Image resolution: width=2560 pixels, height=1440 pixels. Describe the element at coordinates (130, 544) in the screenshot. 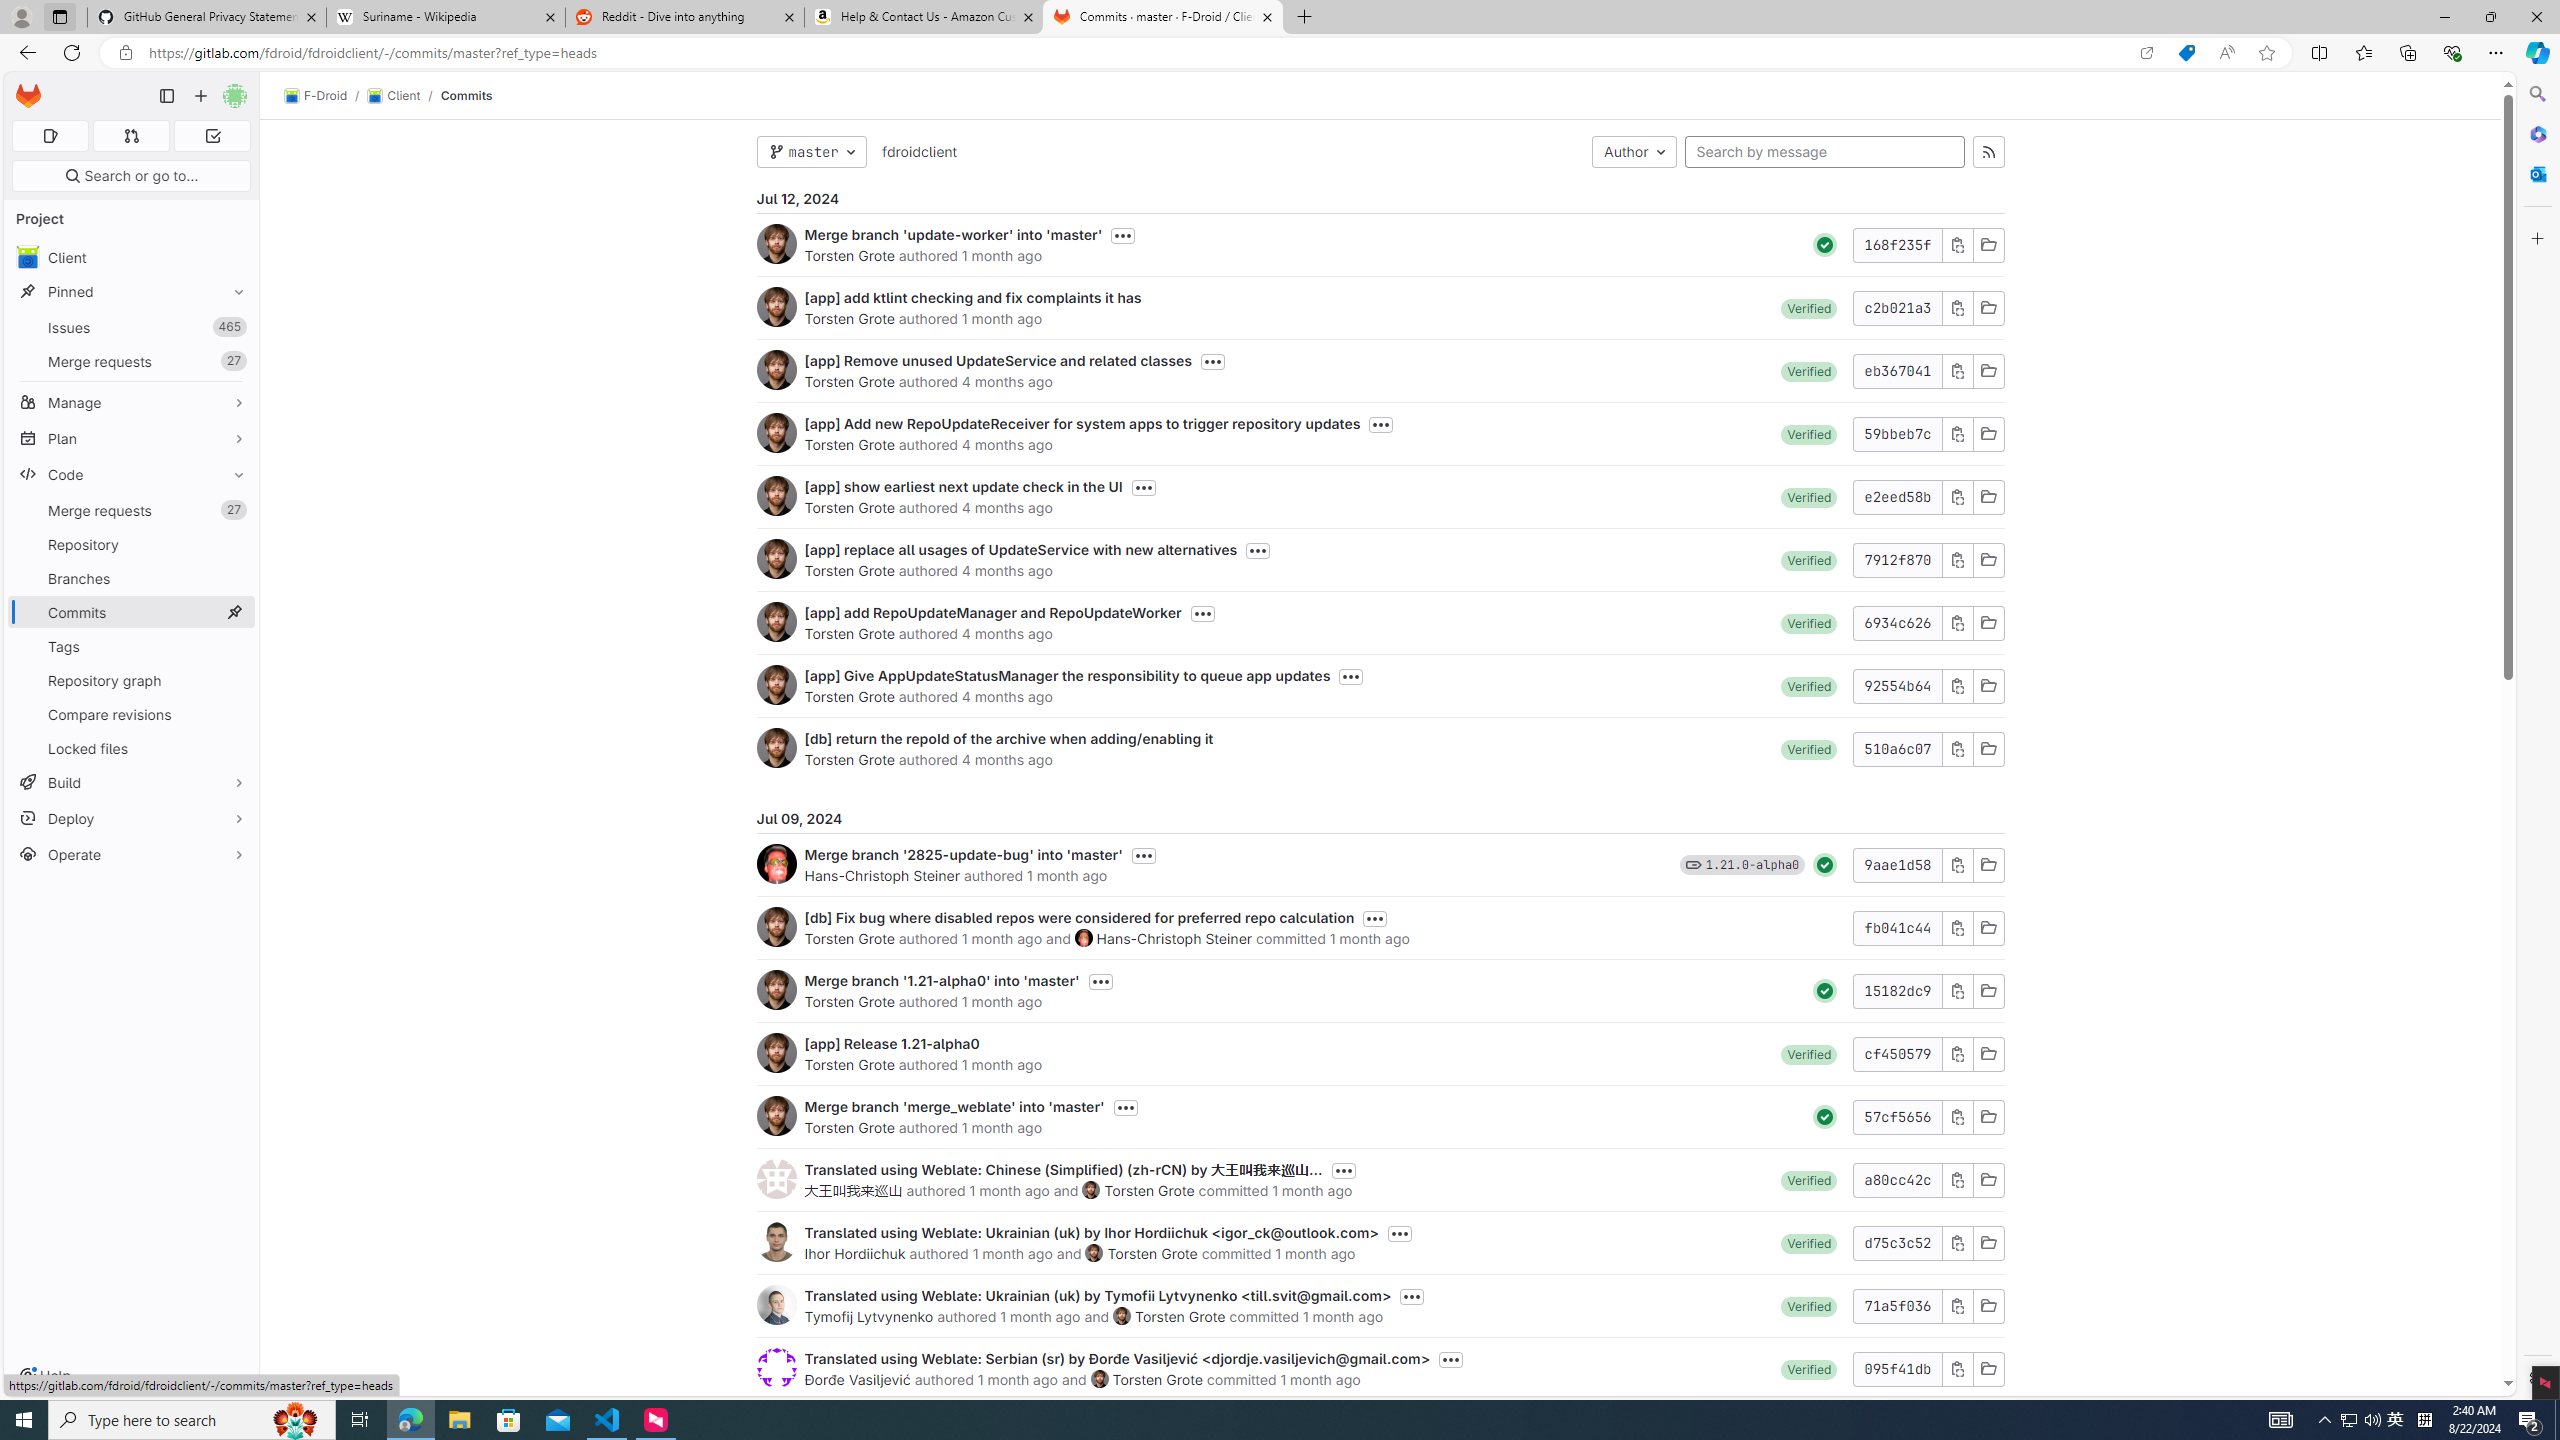

I see `'Repository'` at that location.